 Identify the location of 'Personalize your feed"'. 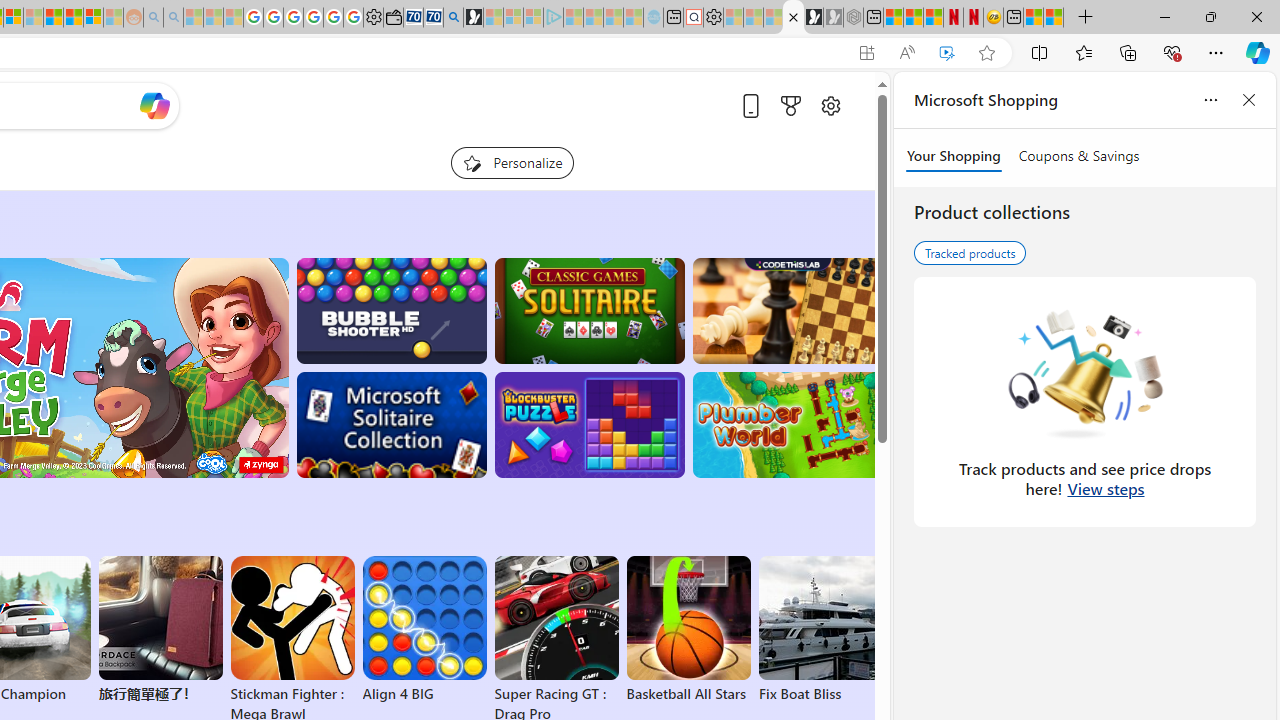
(512, 162).